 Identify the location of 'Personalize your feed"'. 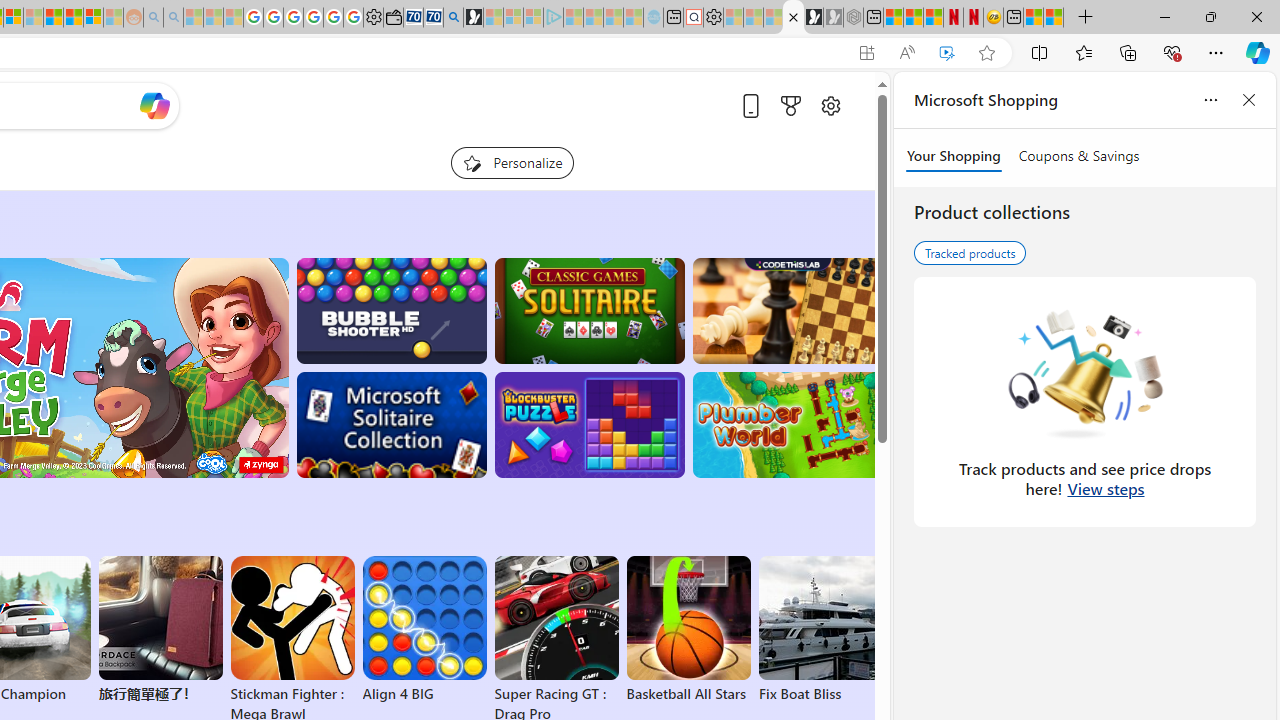
(512, 162).